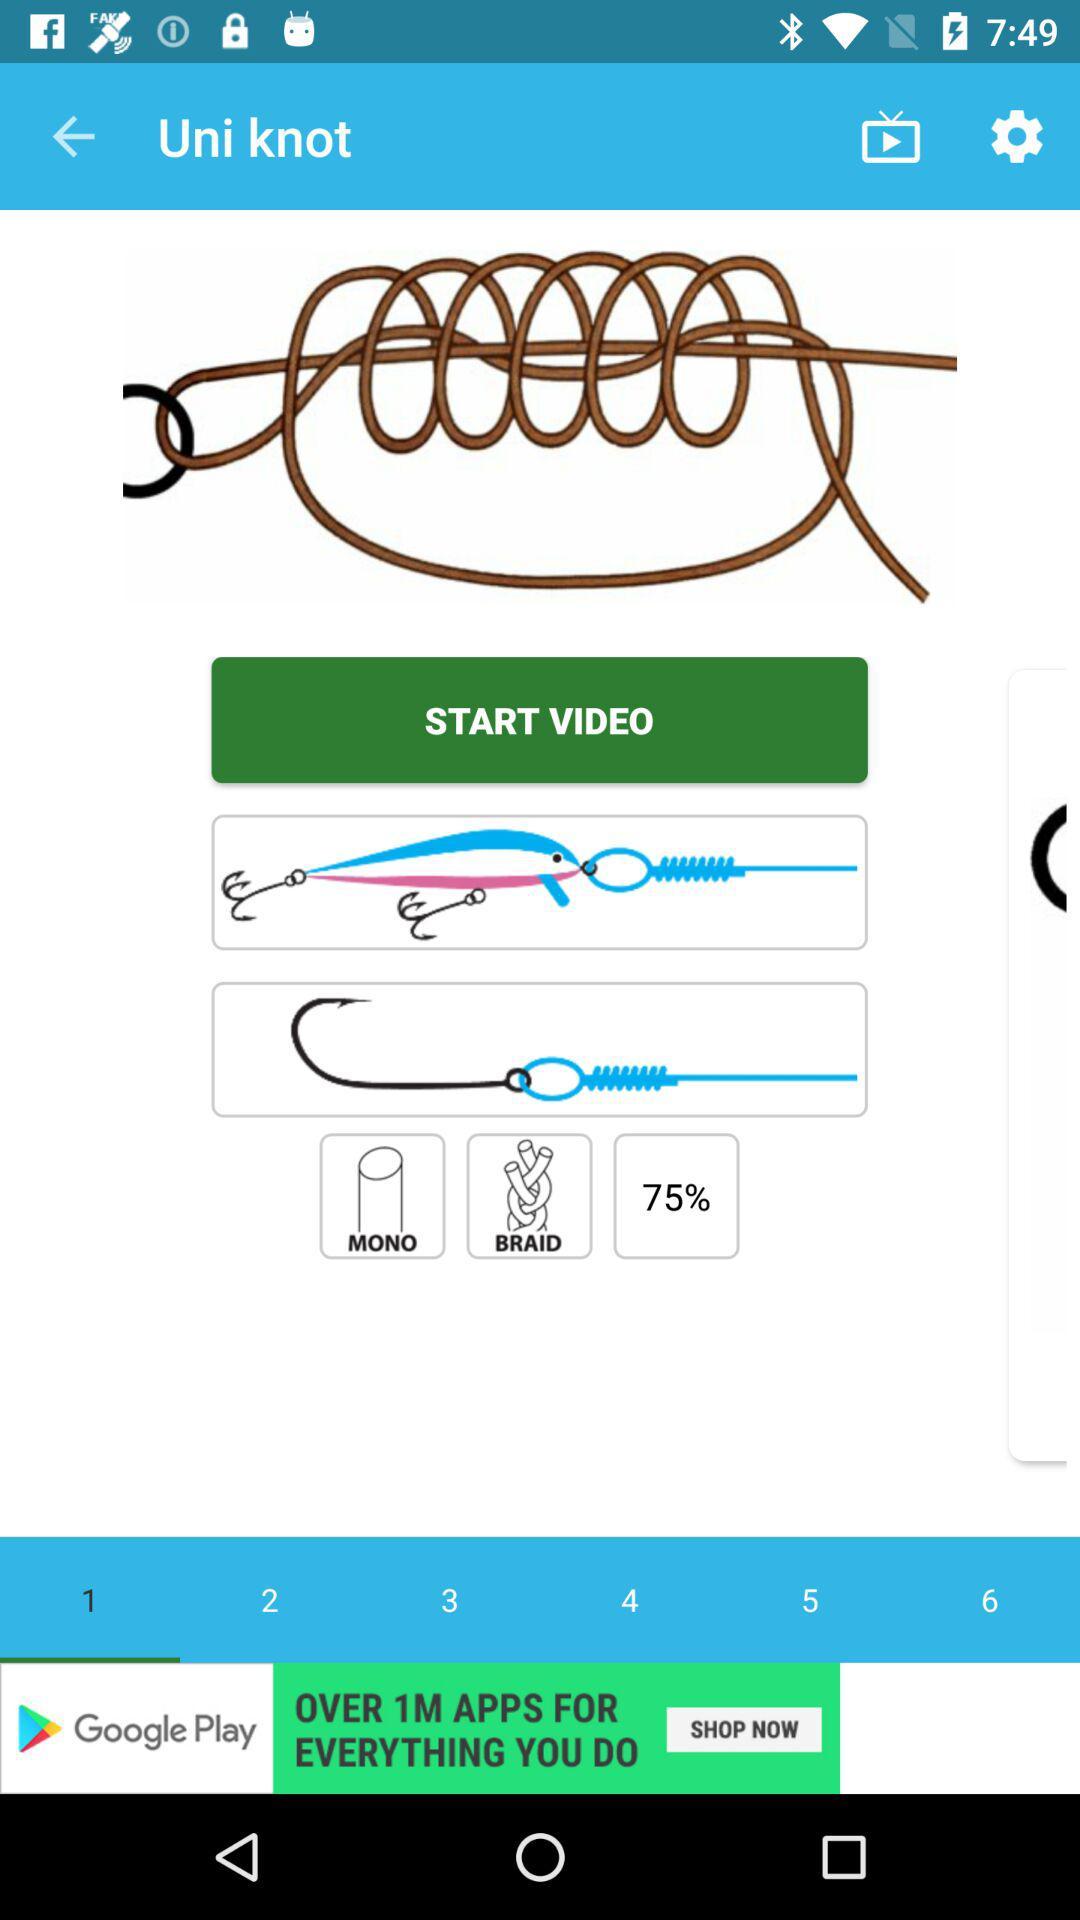 The image size is (1080, 1920). I want to click on advertisement bar, so click(540, 1727).